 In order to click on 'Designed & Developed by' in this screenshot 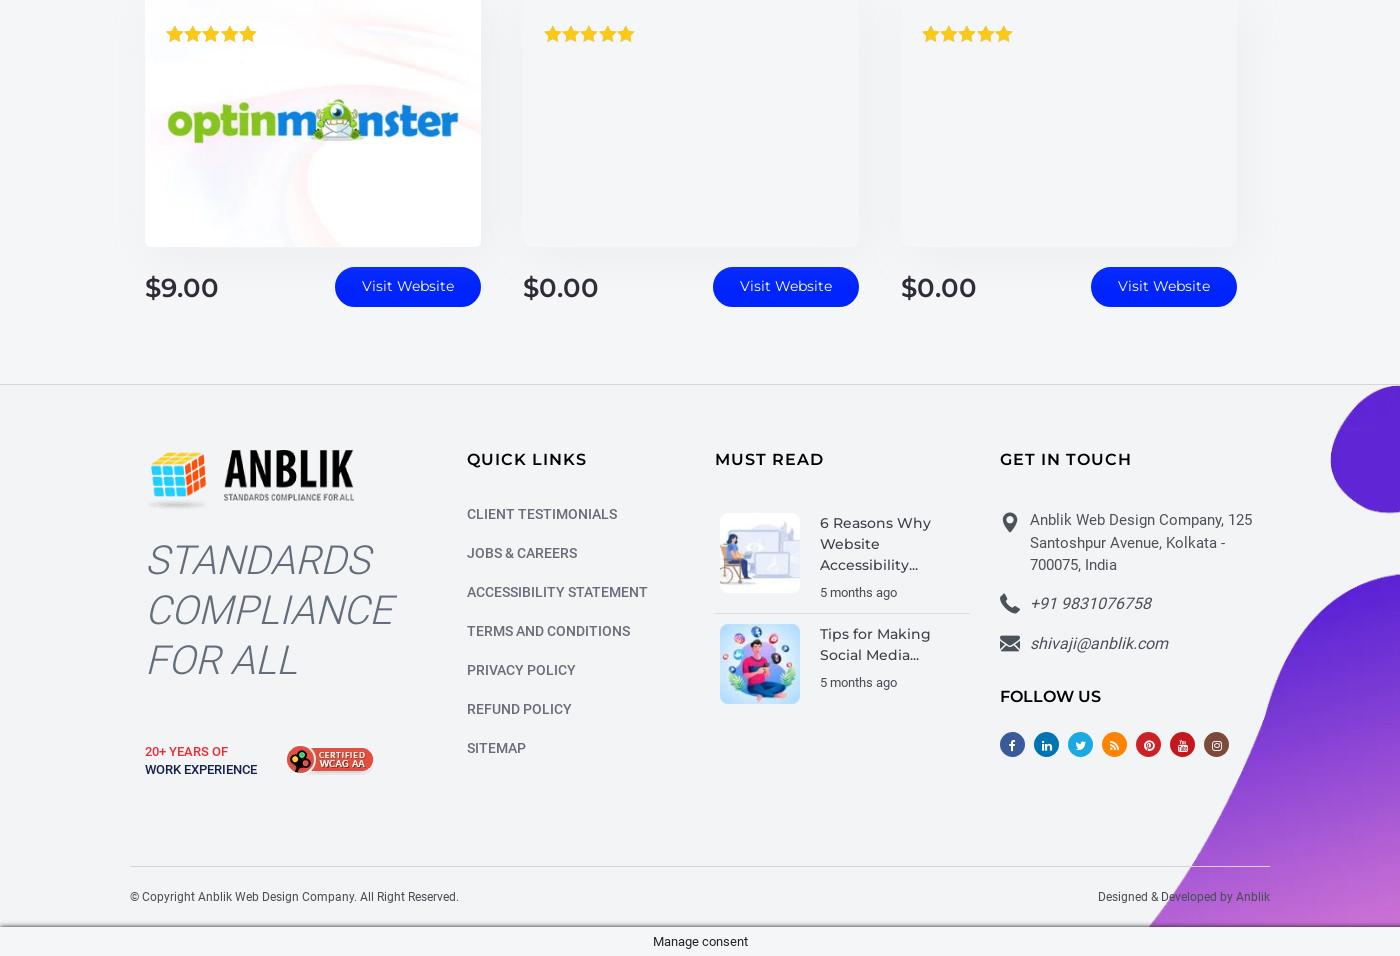, I will do `click(1167, 899)`.